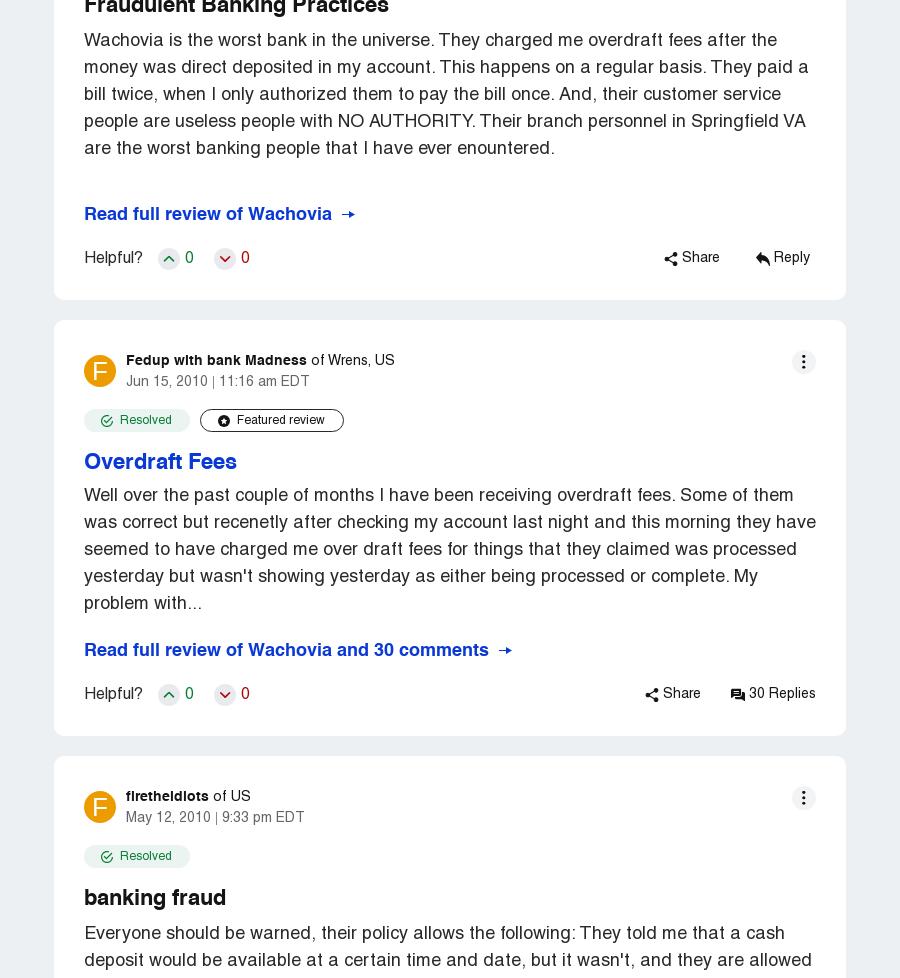  What do you see at coordinates (293, 632) in the screenshot?
I see `'ComplaintsBoard.com is a leading complaint resolution website on the Internet. For more than 19 years we have helped nearly 50000 customers.'` at bounding box center [293, 632].